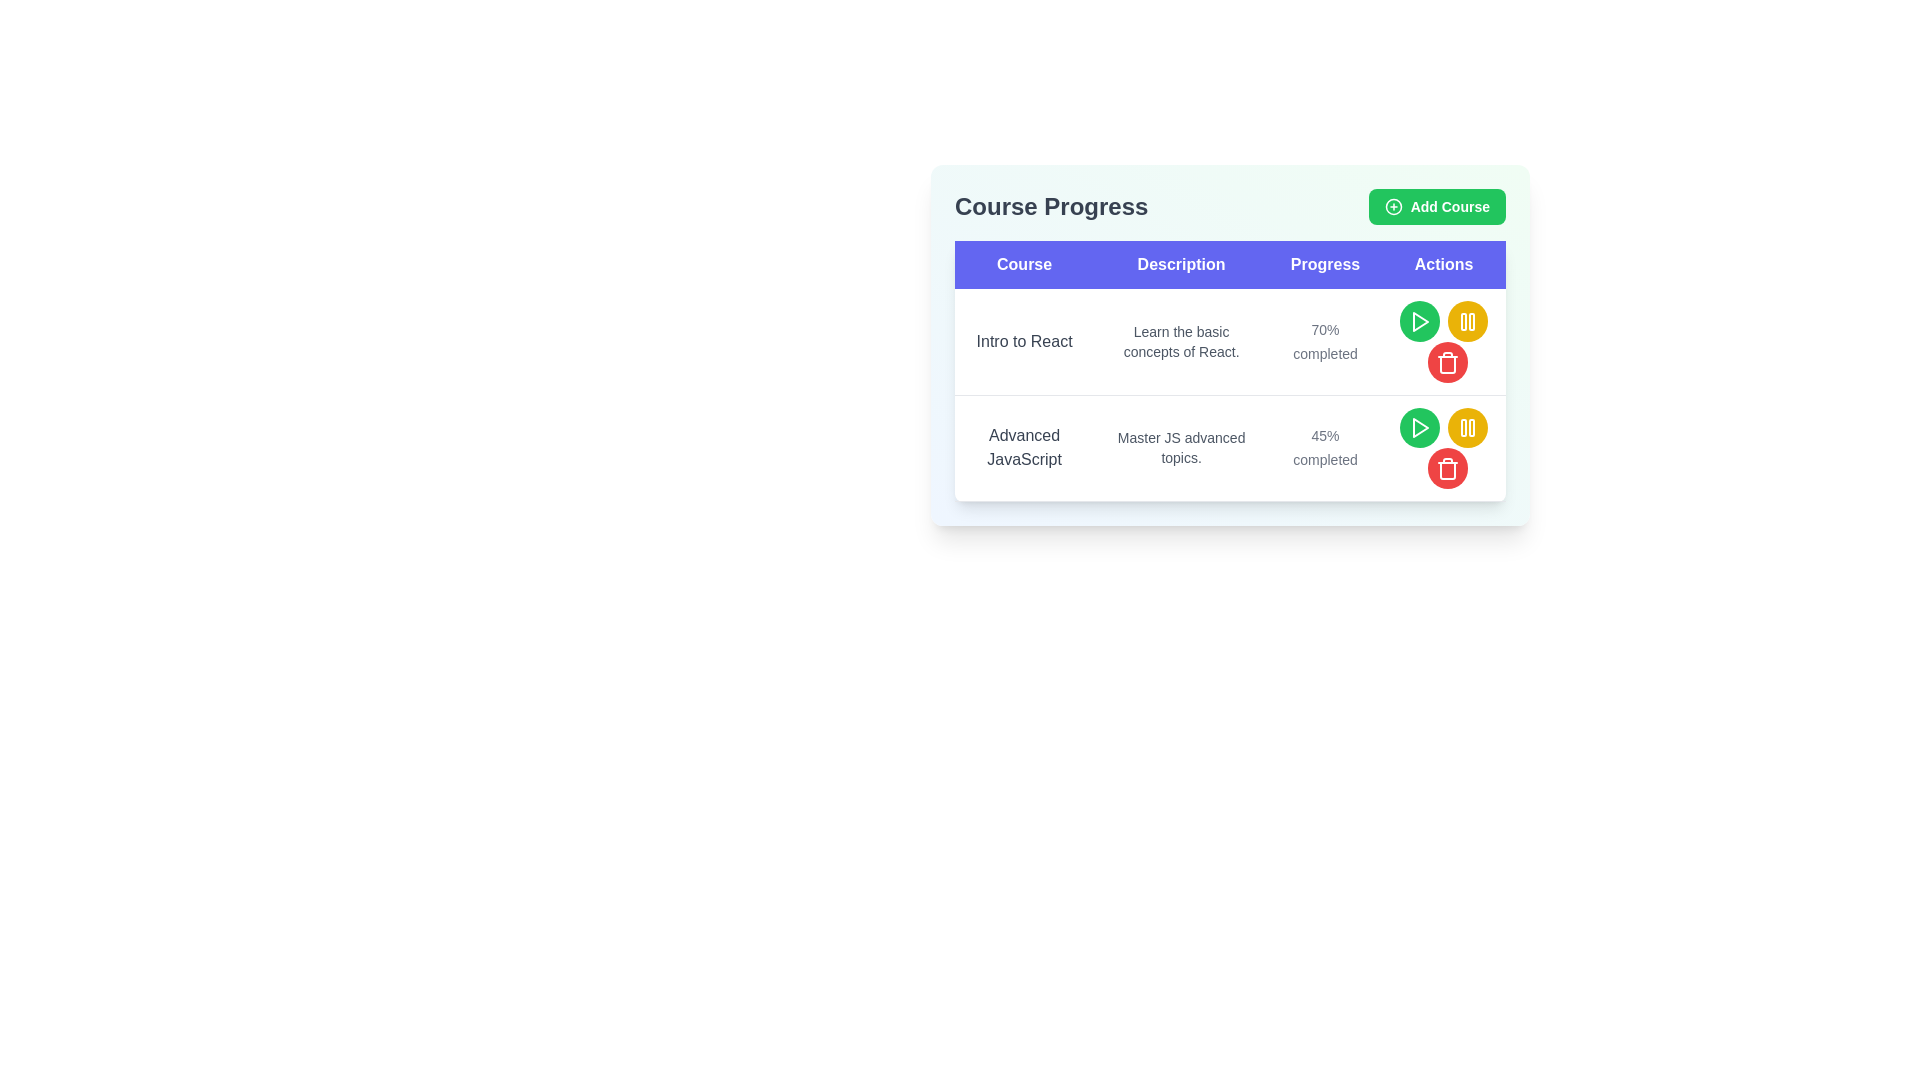 This screenshot has width=1920, height=1080. What do you see at coordinates (1325, 341) in the screenshot?
I see `the progress indicator displaying '70% completed' in the 'Progress' column of the table for the 'Intro to React' course, which features a blue-filled progress bar` at bounding box center [1325, 341].